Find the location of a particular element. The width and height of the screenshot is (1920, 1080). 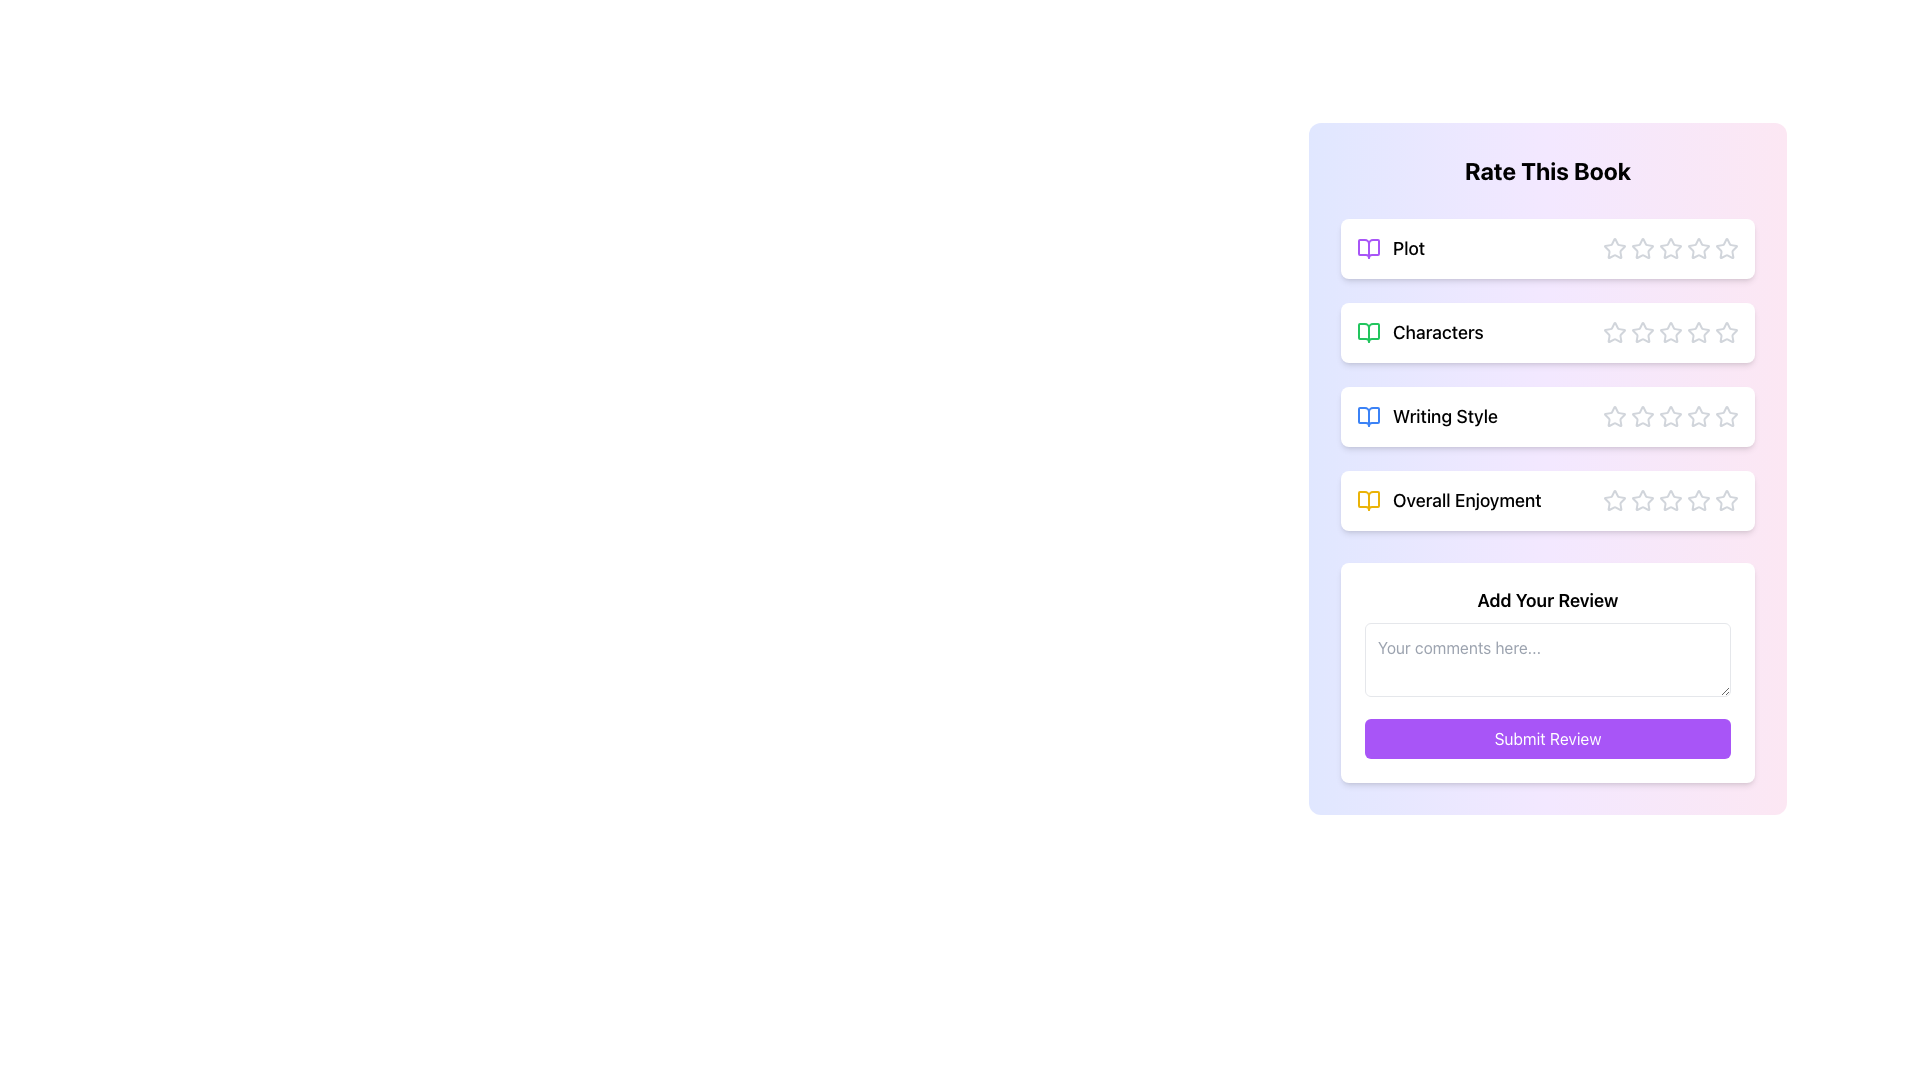

the fifth star in the rating system for 'Writing Style' to mark a rating of 5 is located at coordinates (1698, 415).